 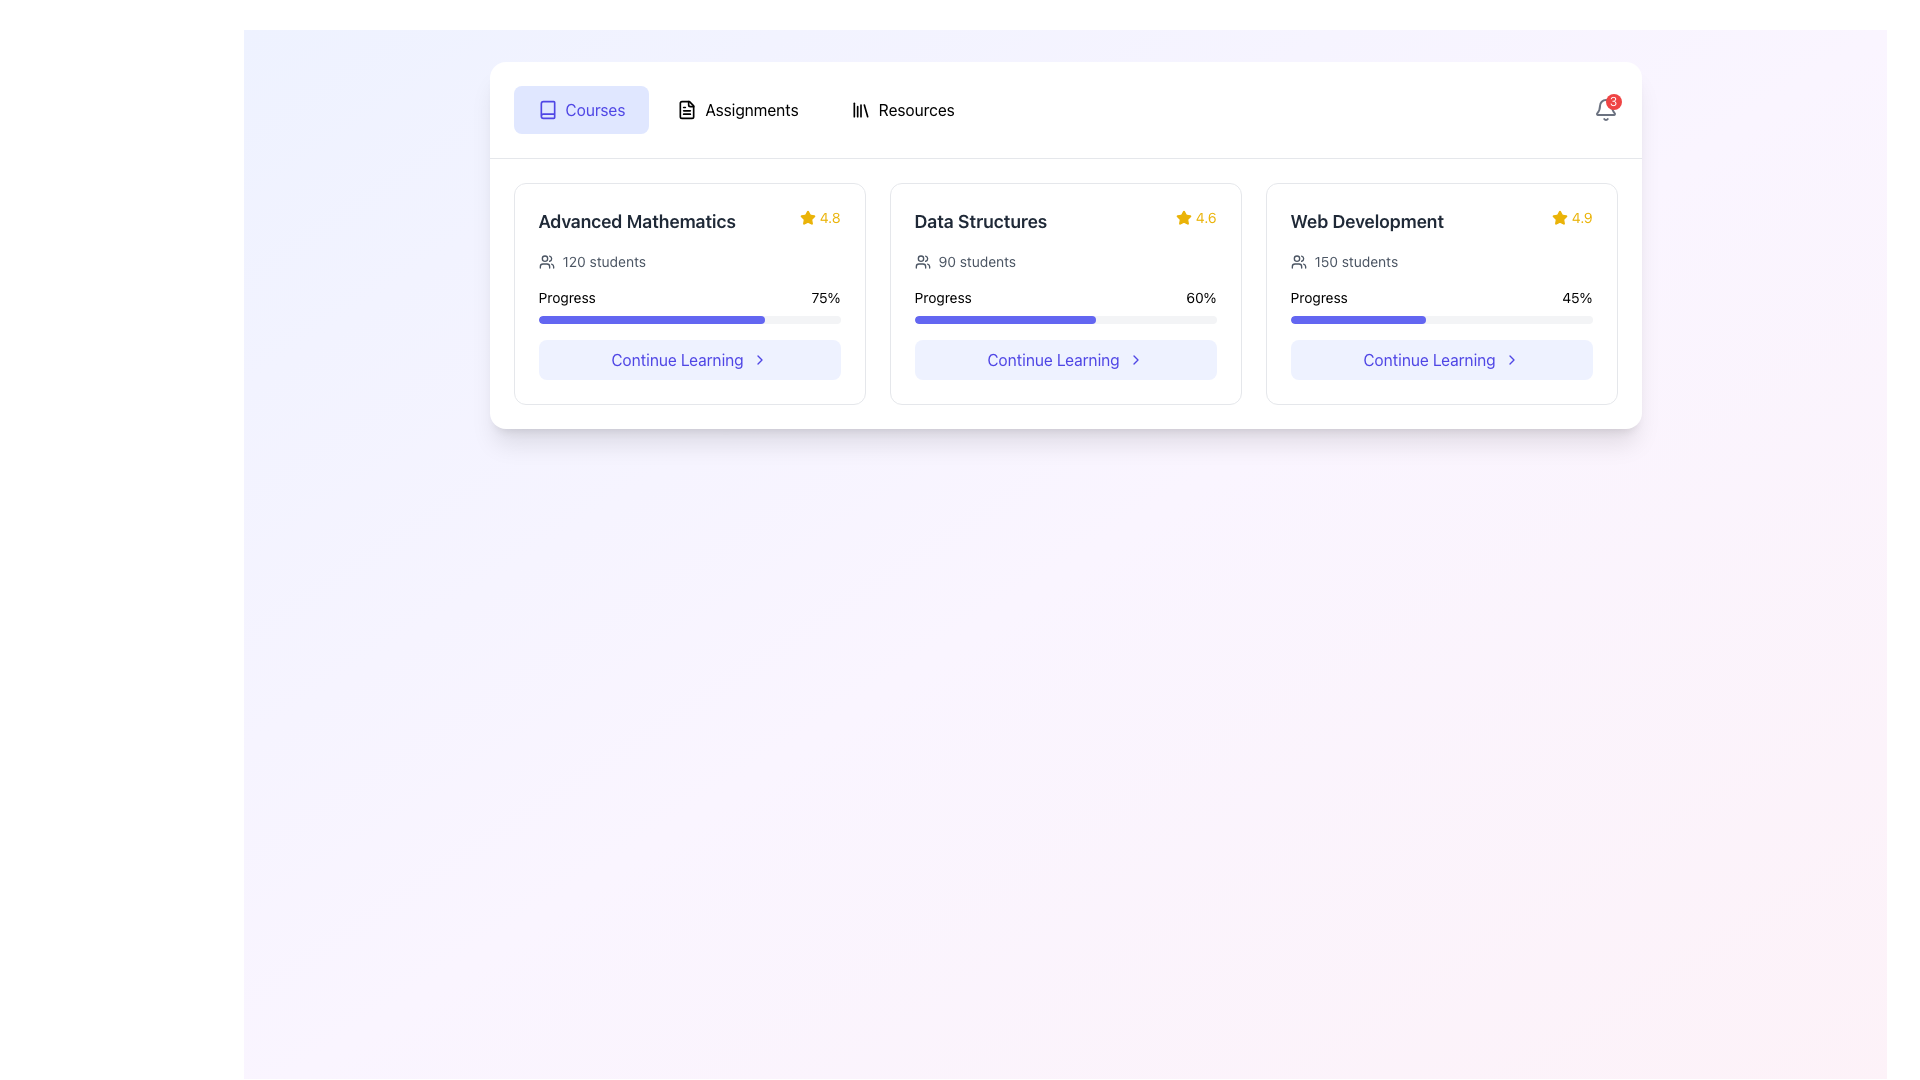 What do you see at coordinates (594, 110) in the screenshot?
I see `the 'Courses' navigation text located within the button at the top left area of the interface` at bounding box center [594, 110].